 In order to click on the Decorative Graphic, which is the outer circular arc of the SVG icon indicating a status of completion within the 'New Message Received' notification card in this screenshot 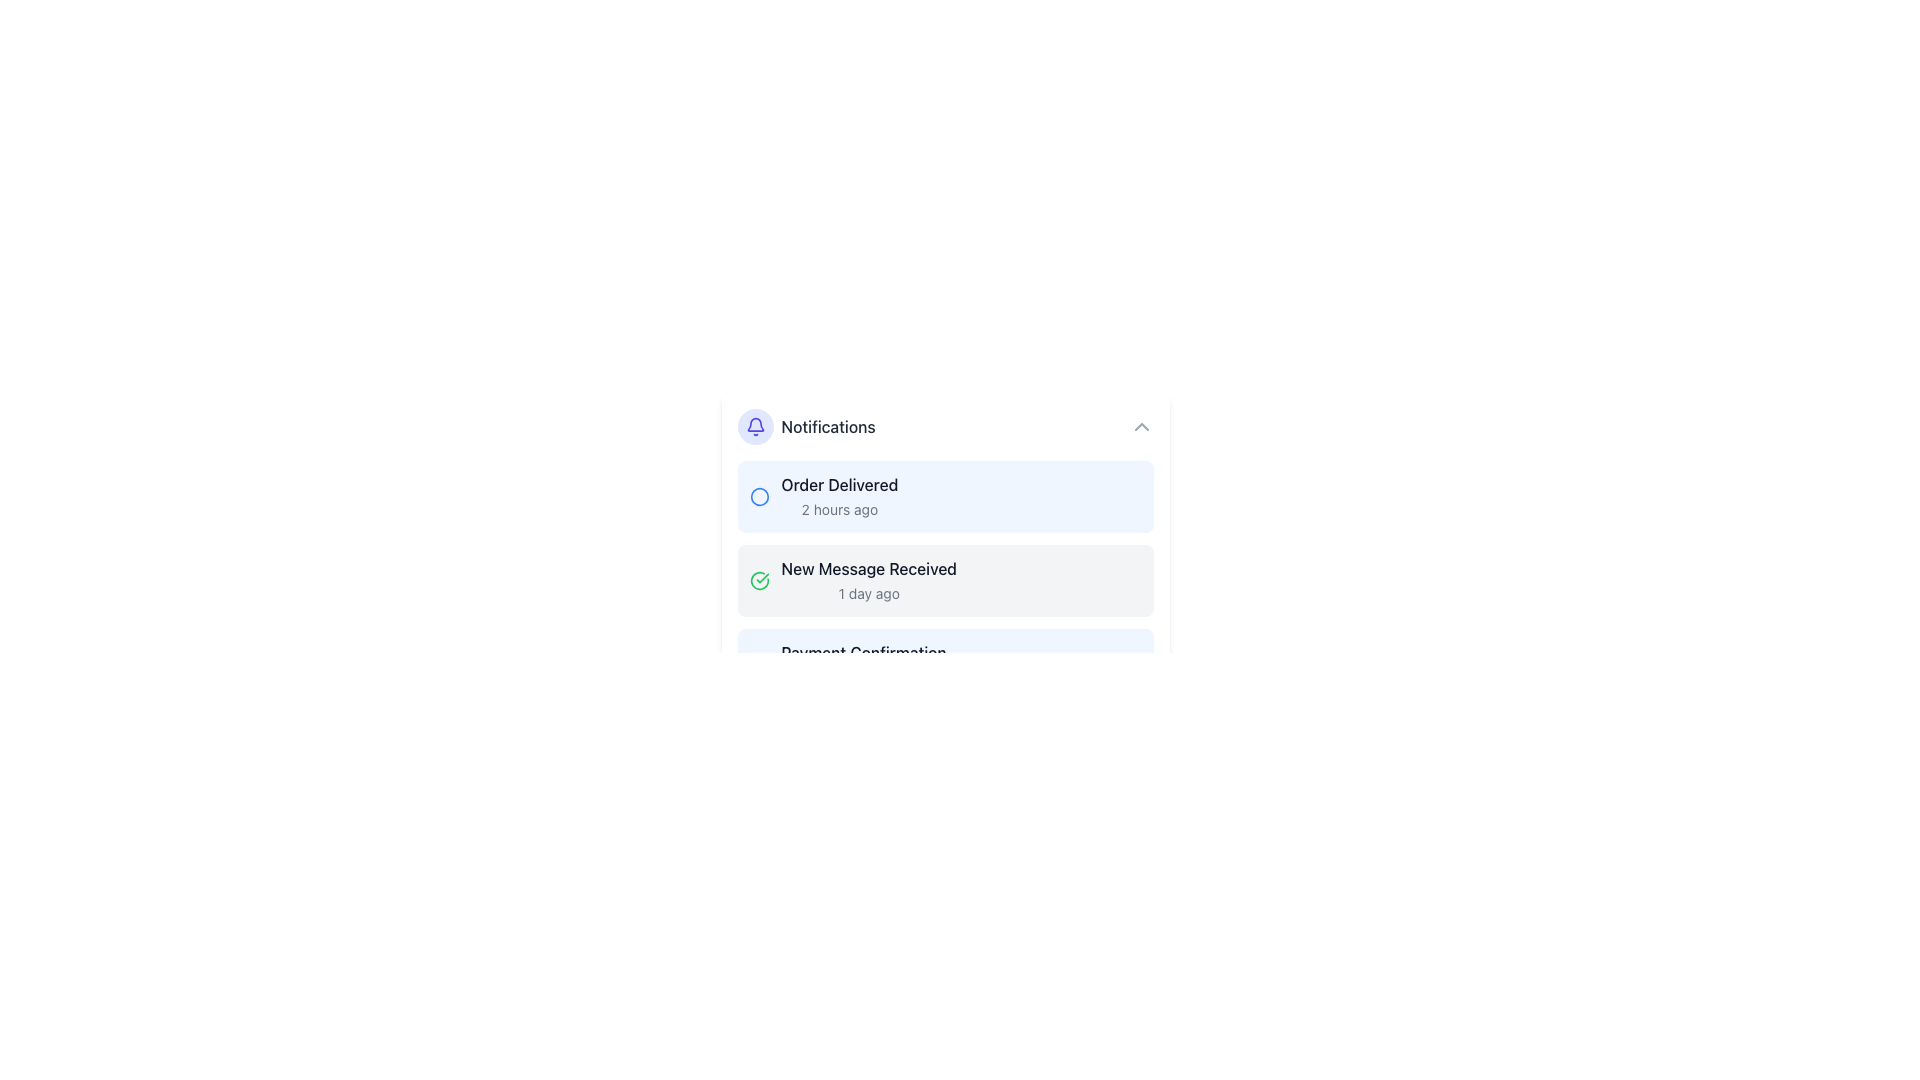, I will do `click(758, 581)`.